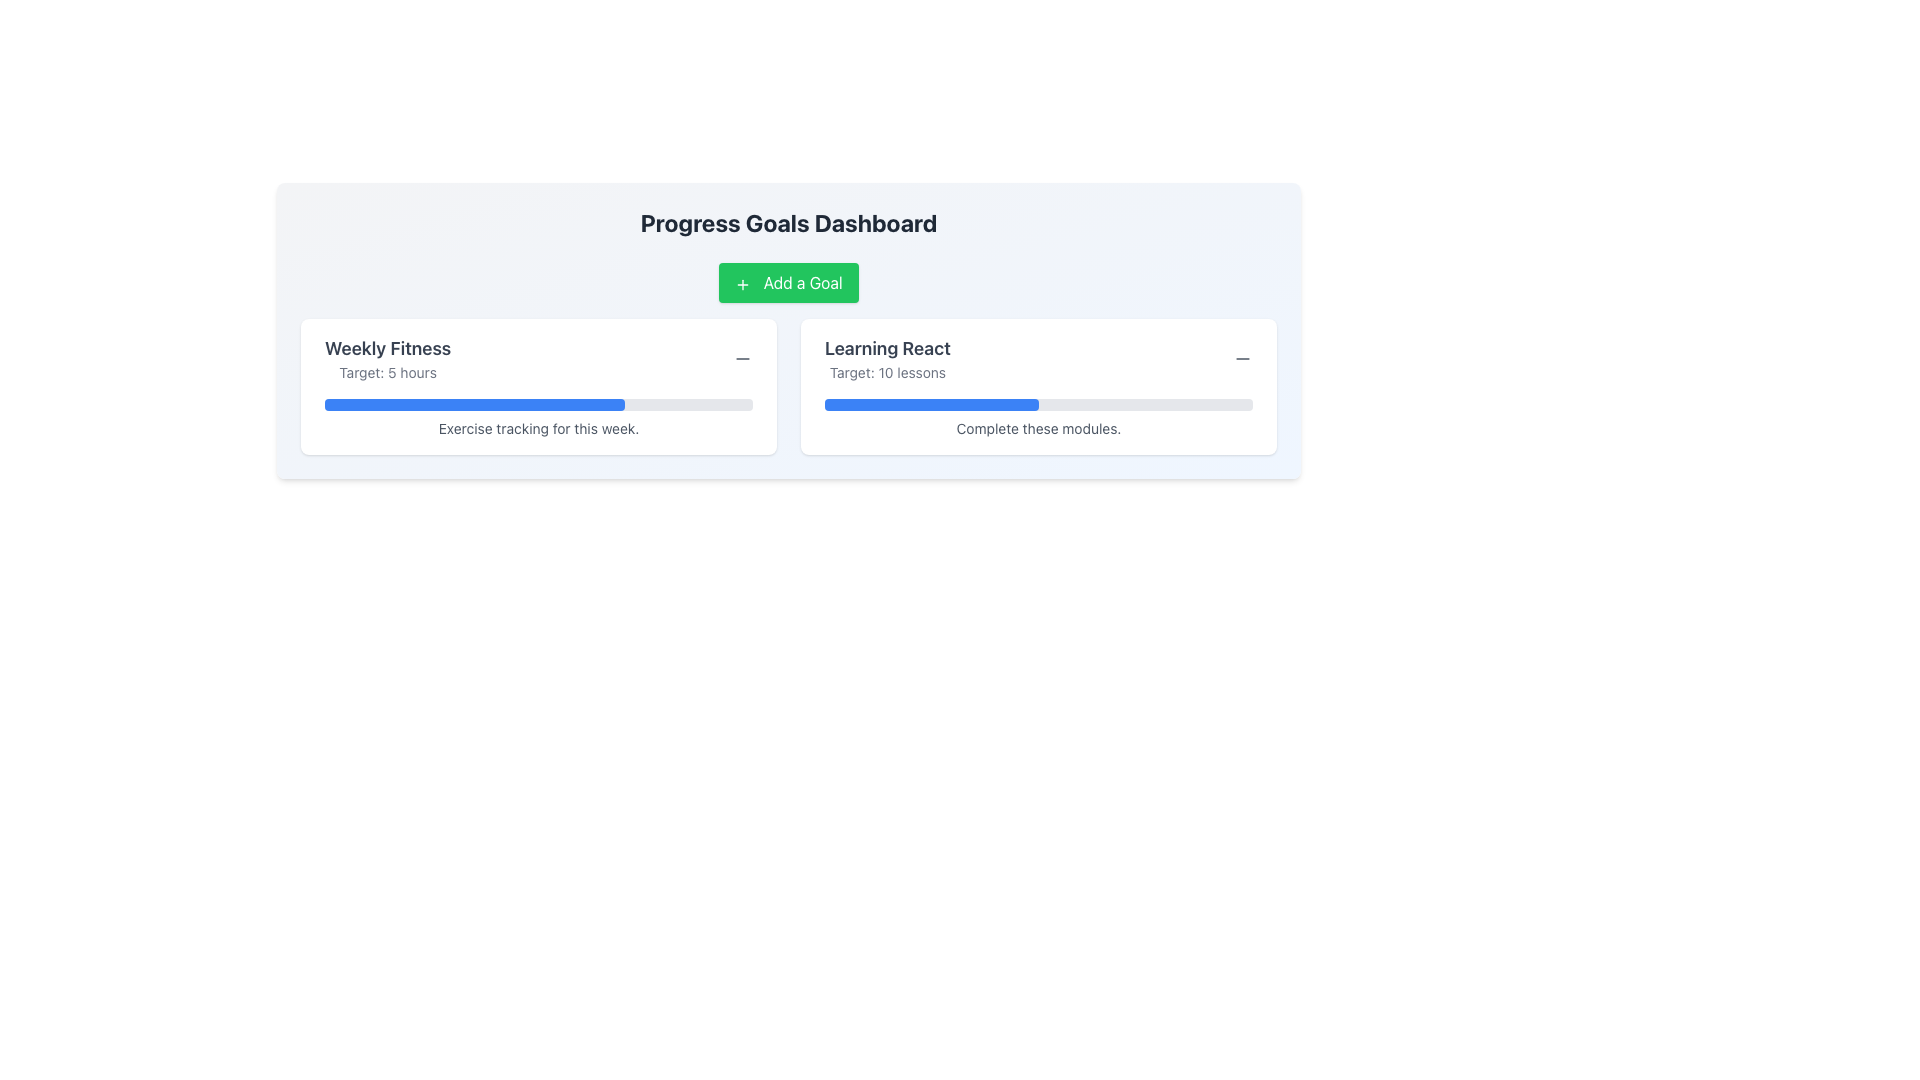 This screenshot has width=1920, height=1080. What do you see at coordinates (930, 405) in the screenshot?
I see `the Progress Indicator that visually represents the 50% completion of the 'Learning React' goal, located under the 'Learning React' section within a gray progress bar` at bounding box center [930, 405].